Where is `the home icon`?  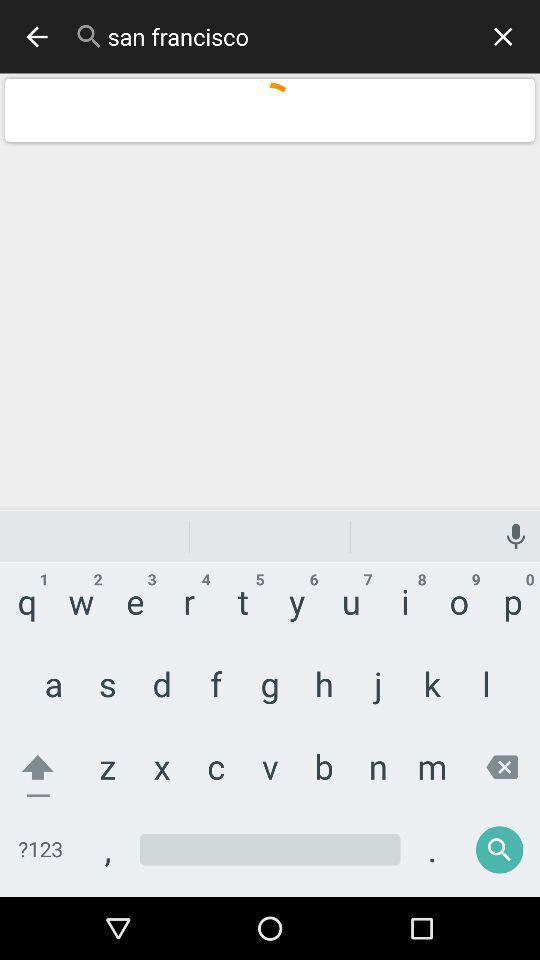 the home icon is located at coordinates (44, 752).